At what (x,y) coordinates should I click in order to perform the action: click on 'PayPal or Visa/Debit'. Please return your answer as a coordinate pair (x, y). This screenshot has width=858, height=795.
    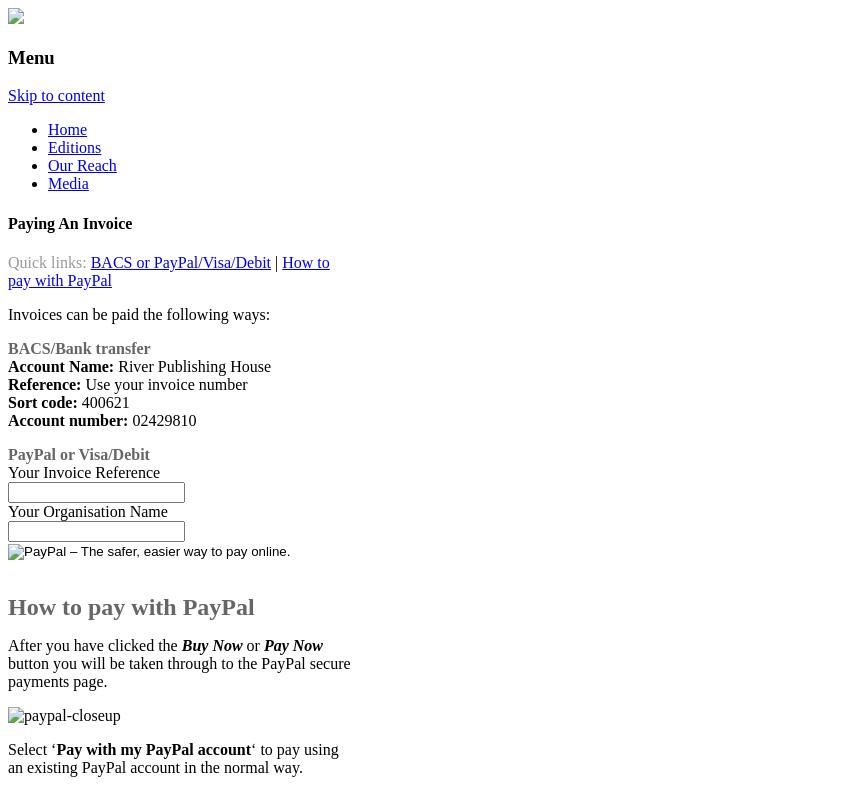
    Looking at the image, I should click on (77, 452).